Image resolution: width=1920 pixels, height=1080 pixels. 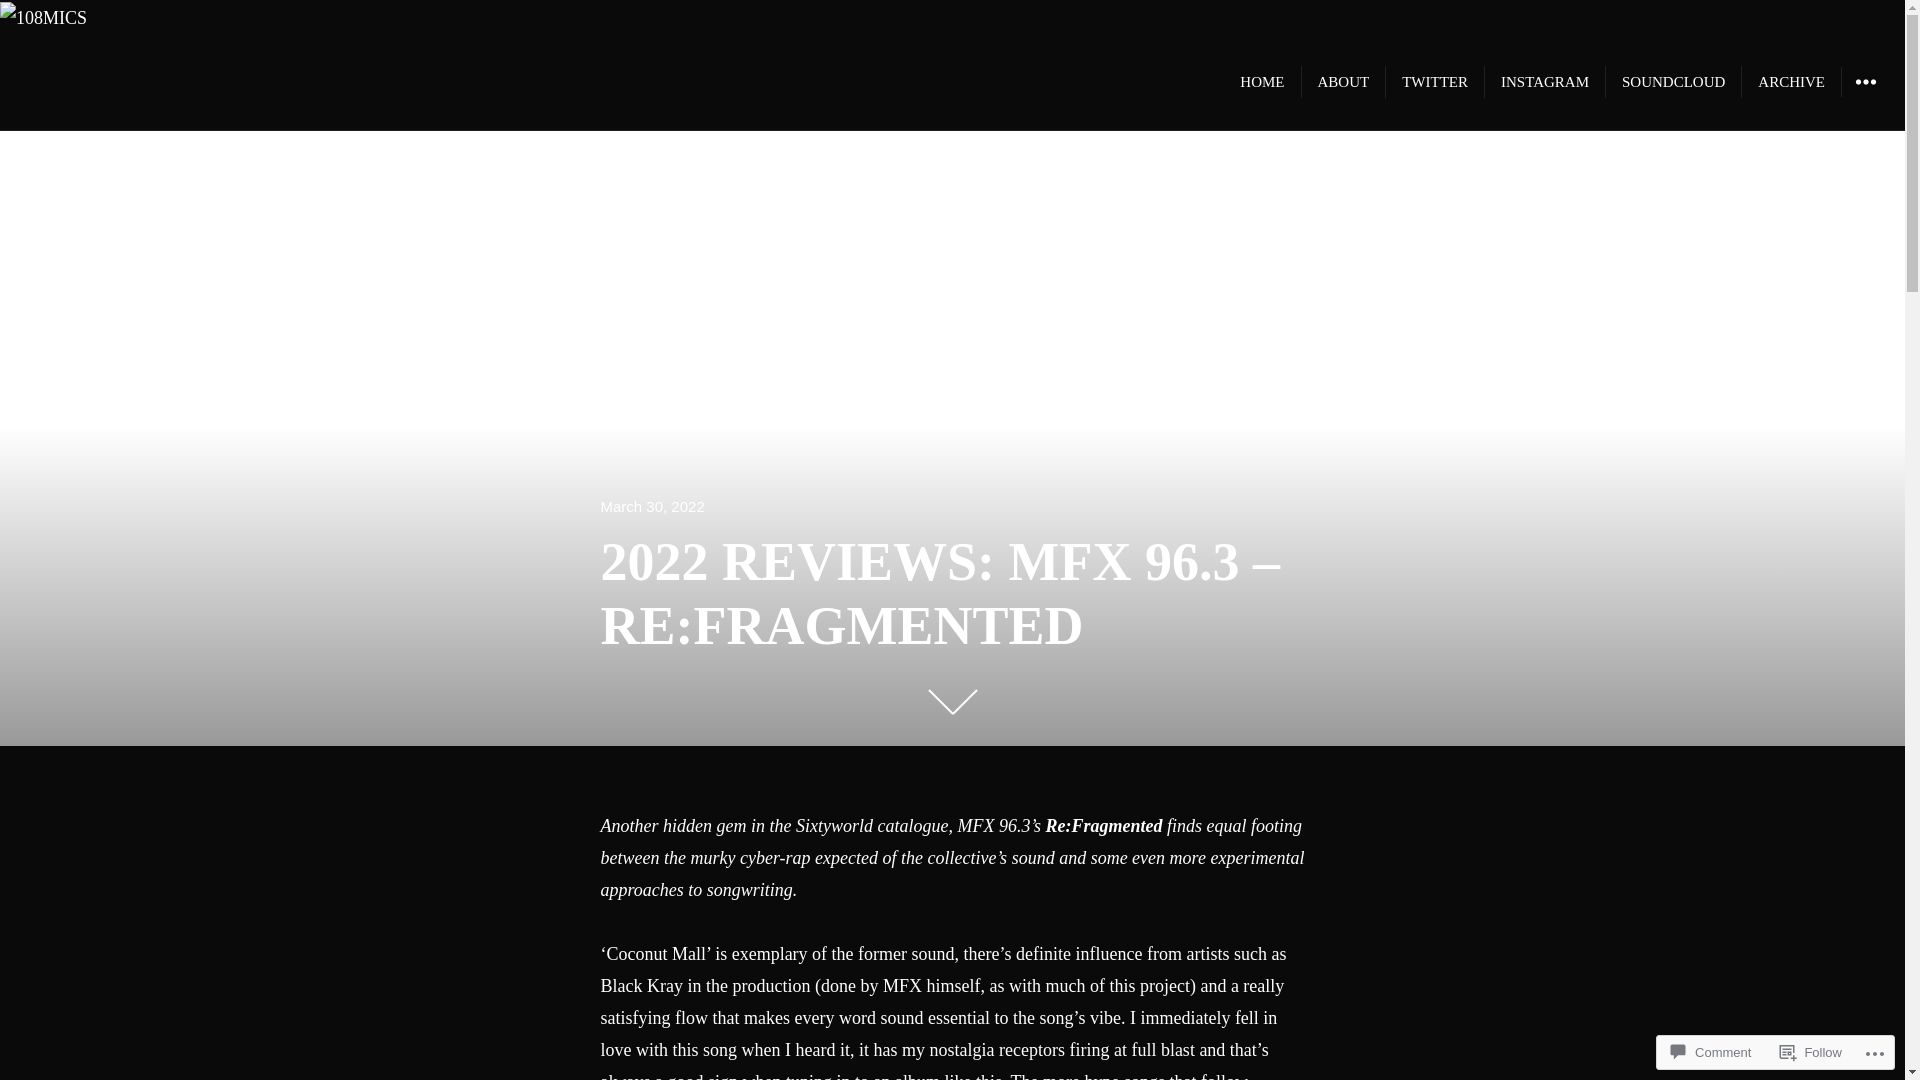 What do you see at coordinates (1261, 80) in the screenshot?
I see `'HOME'` at bounding box center [1261, 80].